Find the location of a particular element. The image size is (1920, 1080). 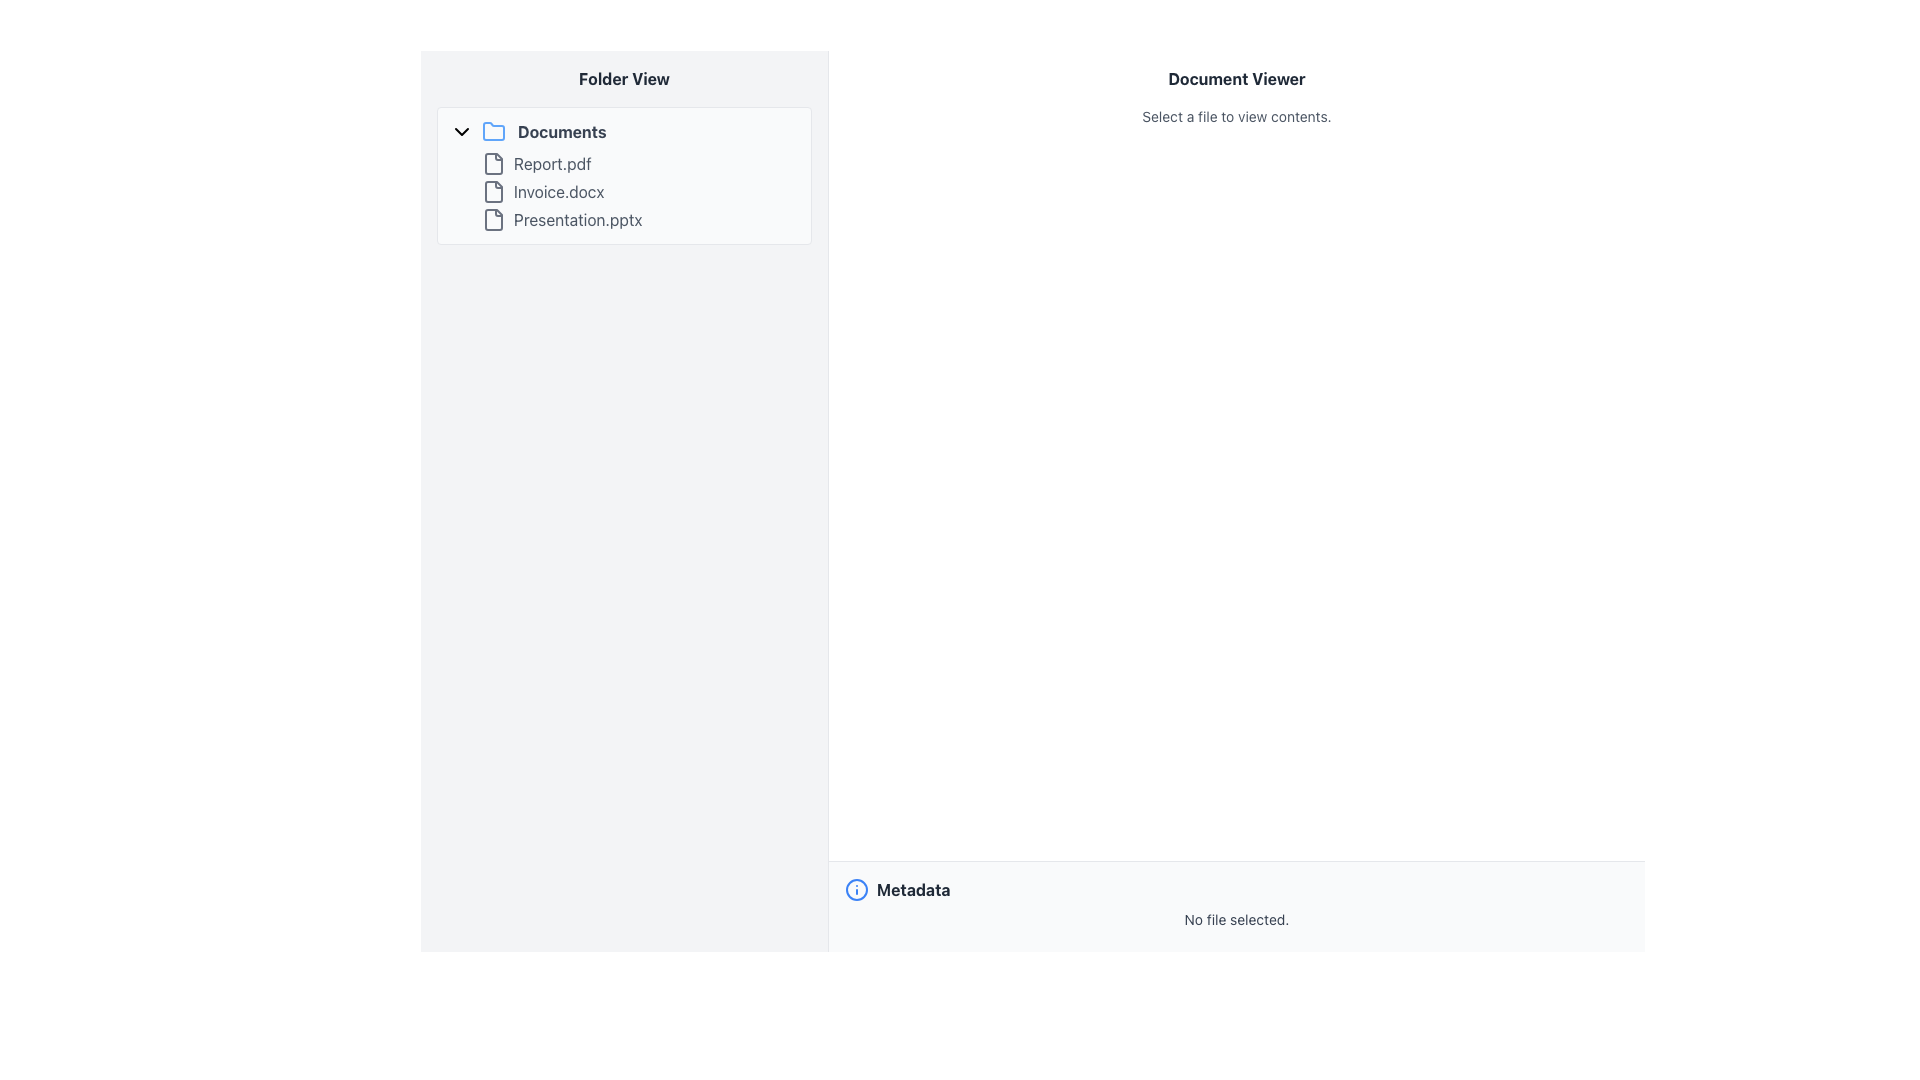

the File icon representing the PDF document titled 'Report.pdf' located in the 'Documents' section of the 'Folder View' pane is located at coordinates (494, 163).